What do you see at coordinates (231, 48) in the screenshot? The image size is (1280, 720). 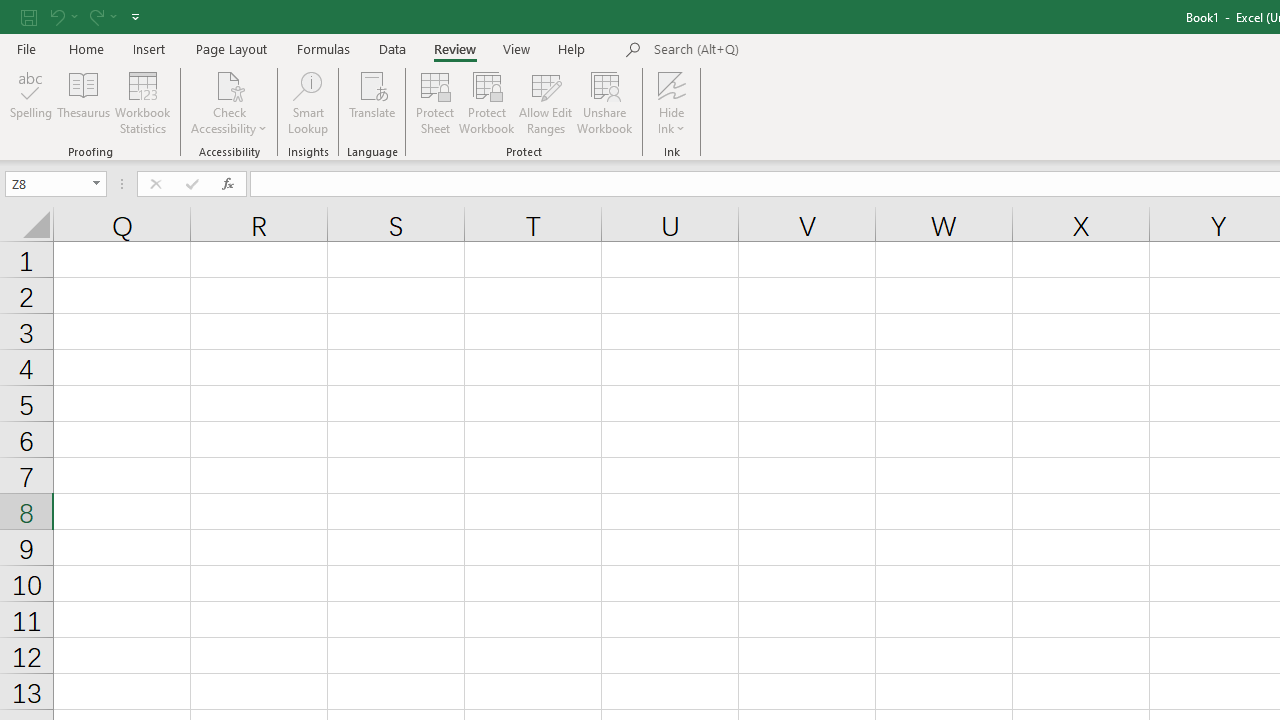 I see `'Page Layout'` at bounding box center [231, 48].